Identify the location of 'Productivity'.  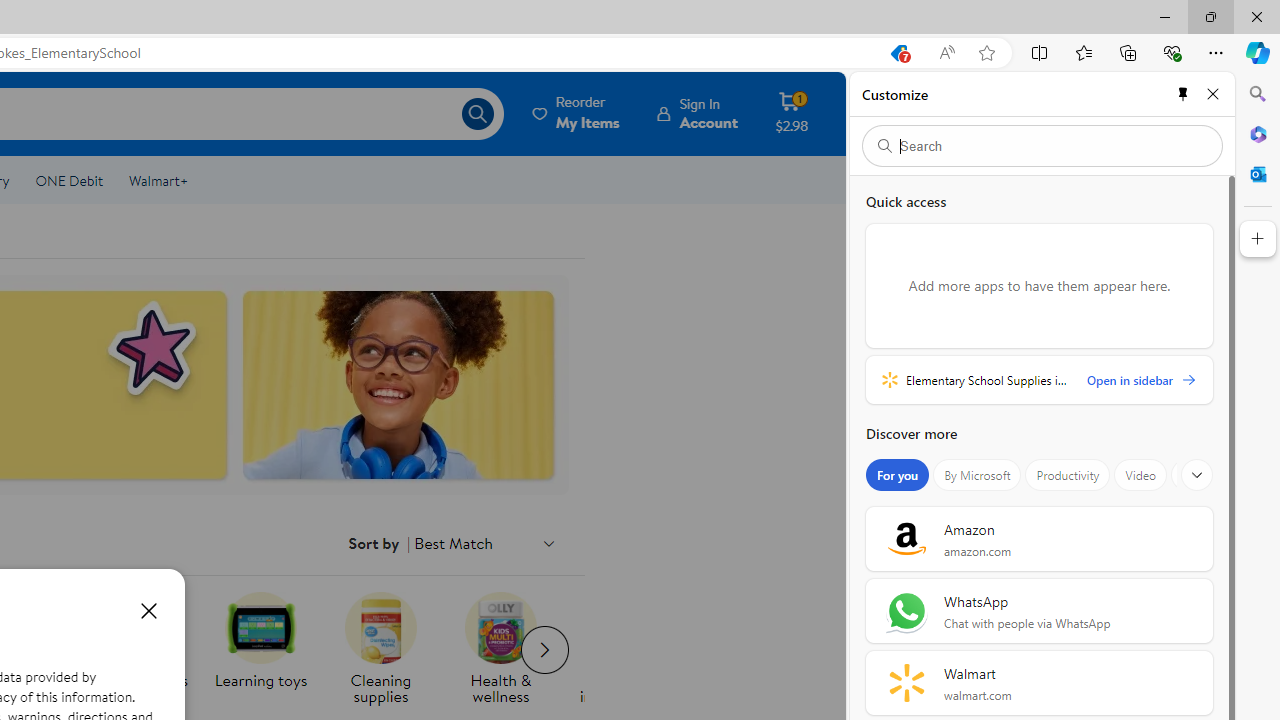
(1067, 475).